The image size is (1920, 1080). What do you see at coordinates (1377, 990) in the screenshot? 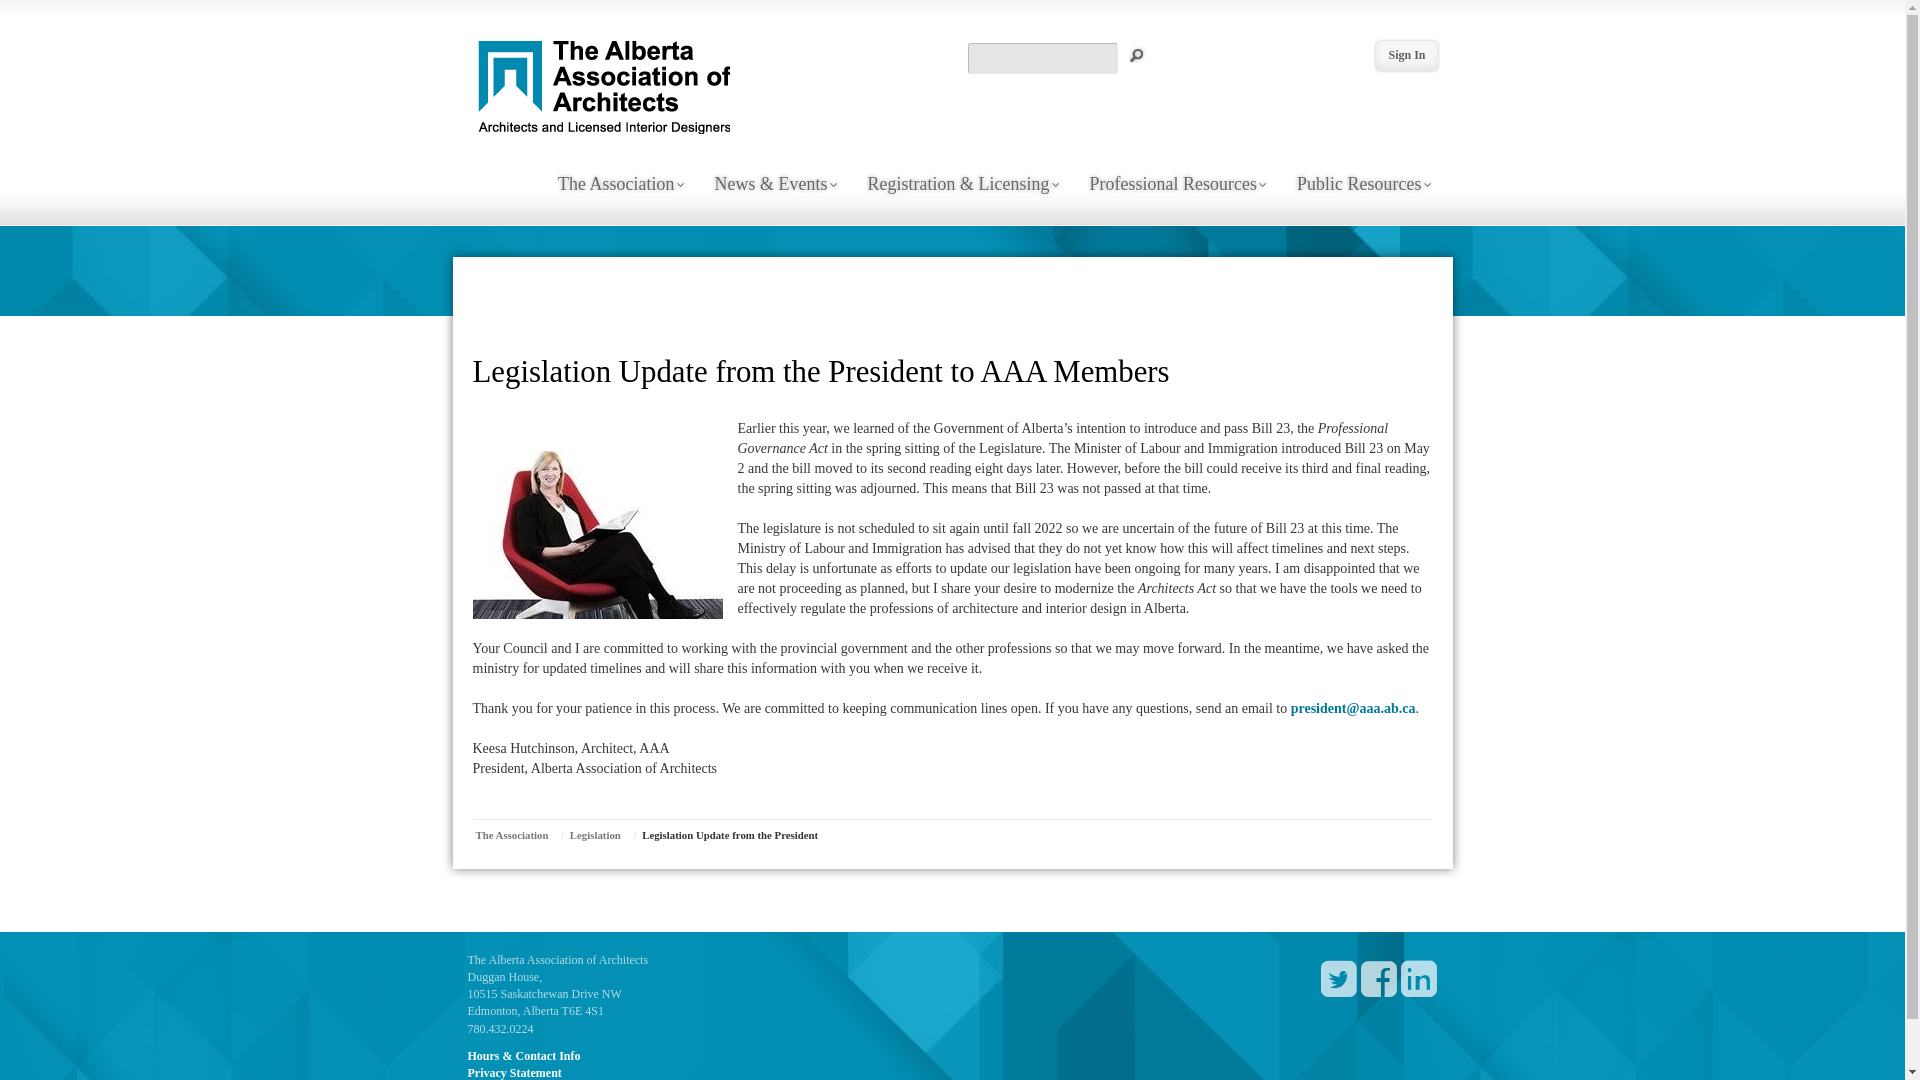
I see `' '` at bounding box center [1377, 990].